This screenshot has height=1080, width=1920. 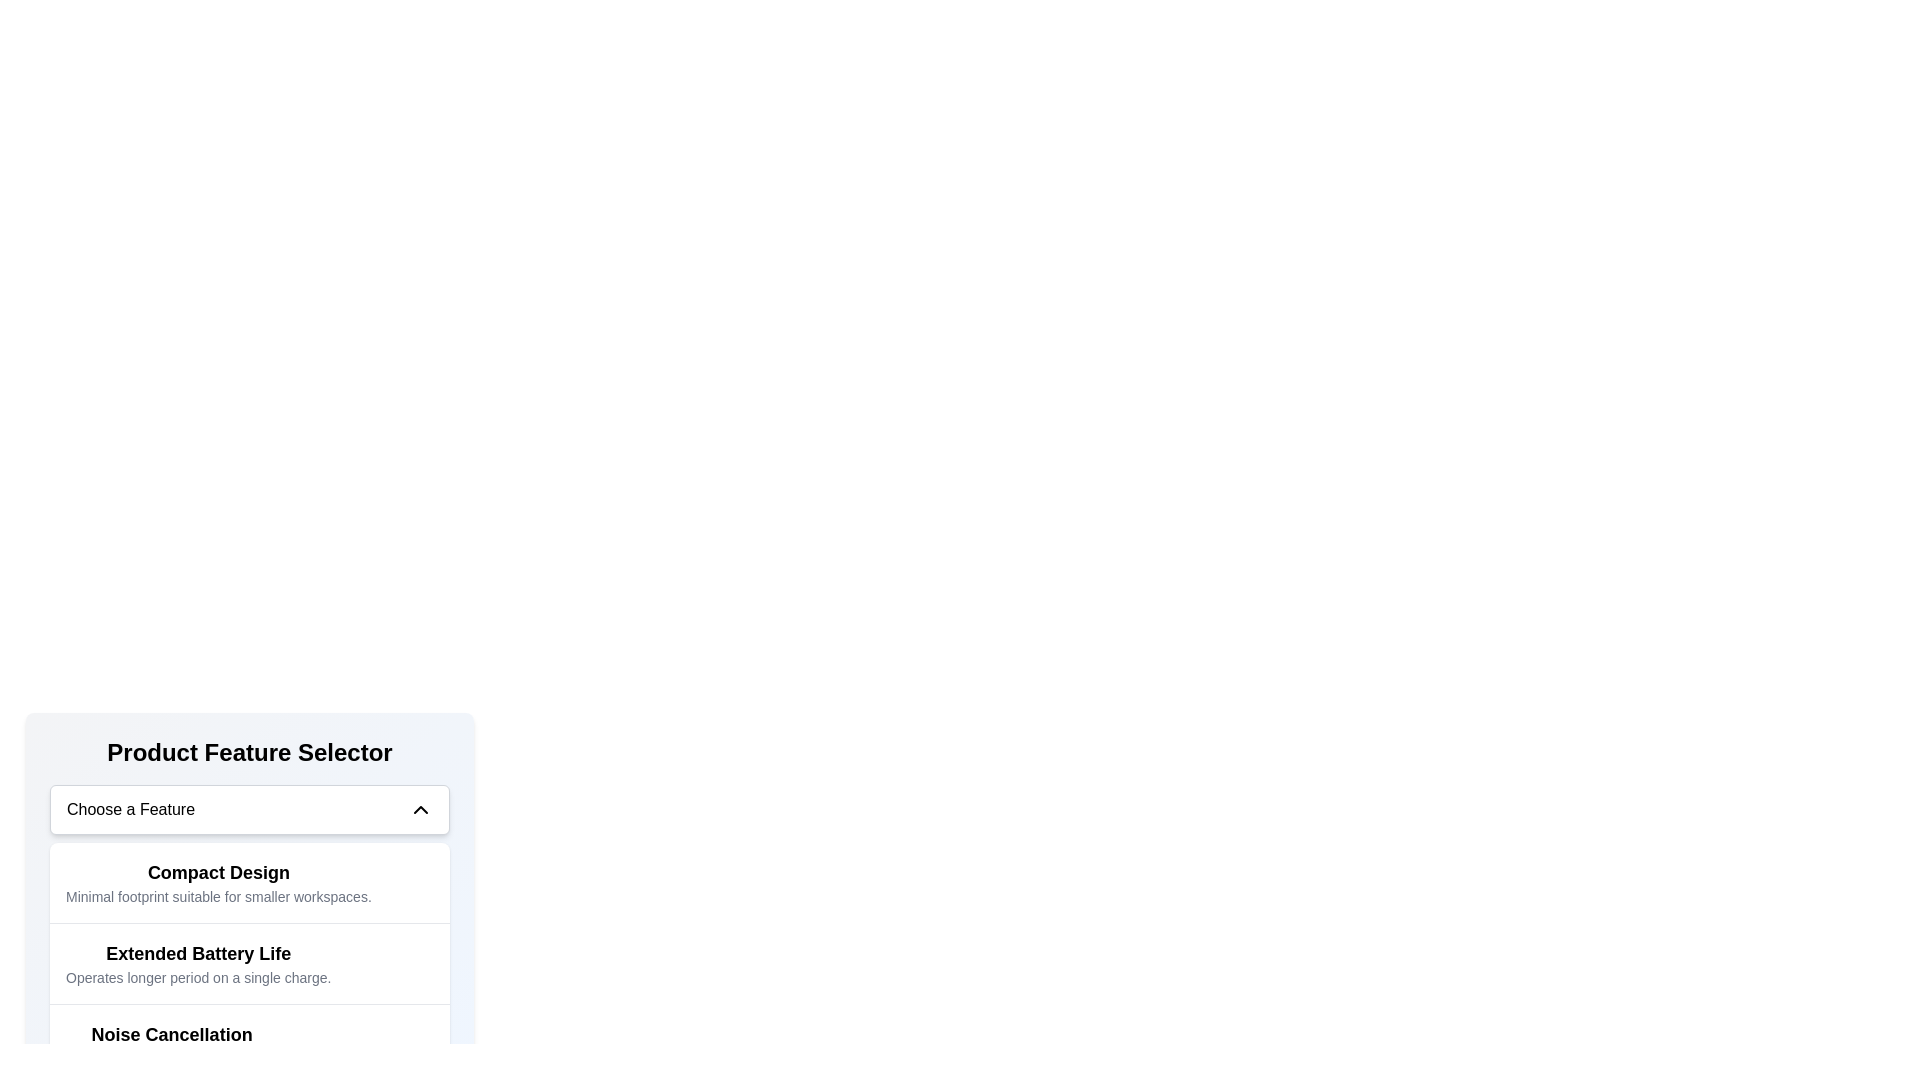 What do you see at coordinates (218, 882) in the screenshot?
I see `to select the 'Compact Design' feature from the first item in the feature selection menu located under the 'Product Feature Selector.'` at bounding box center [218, 882].